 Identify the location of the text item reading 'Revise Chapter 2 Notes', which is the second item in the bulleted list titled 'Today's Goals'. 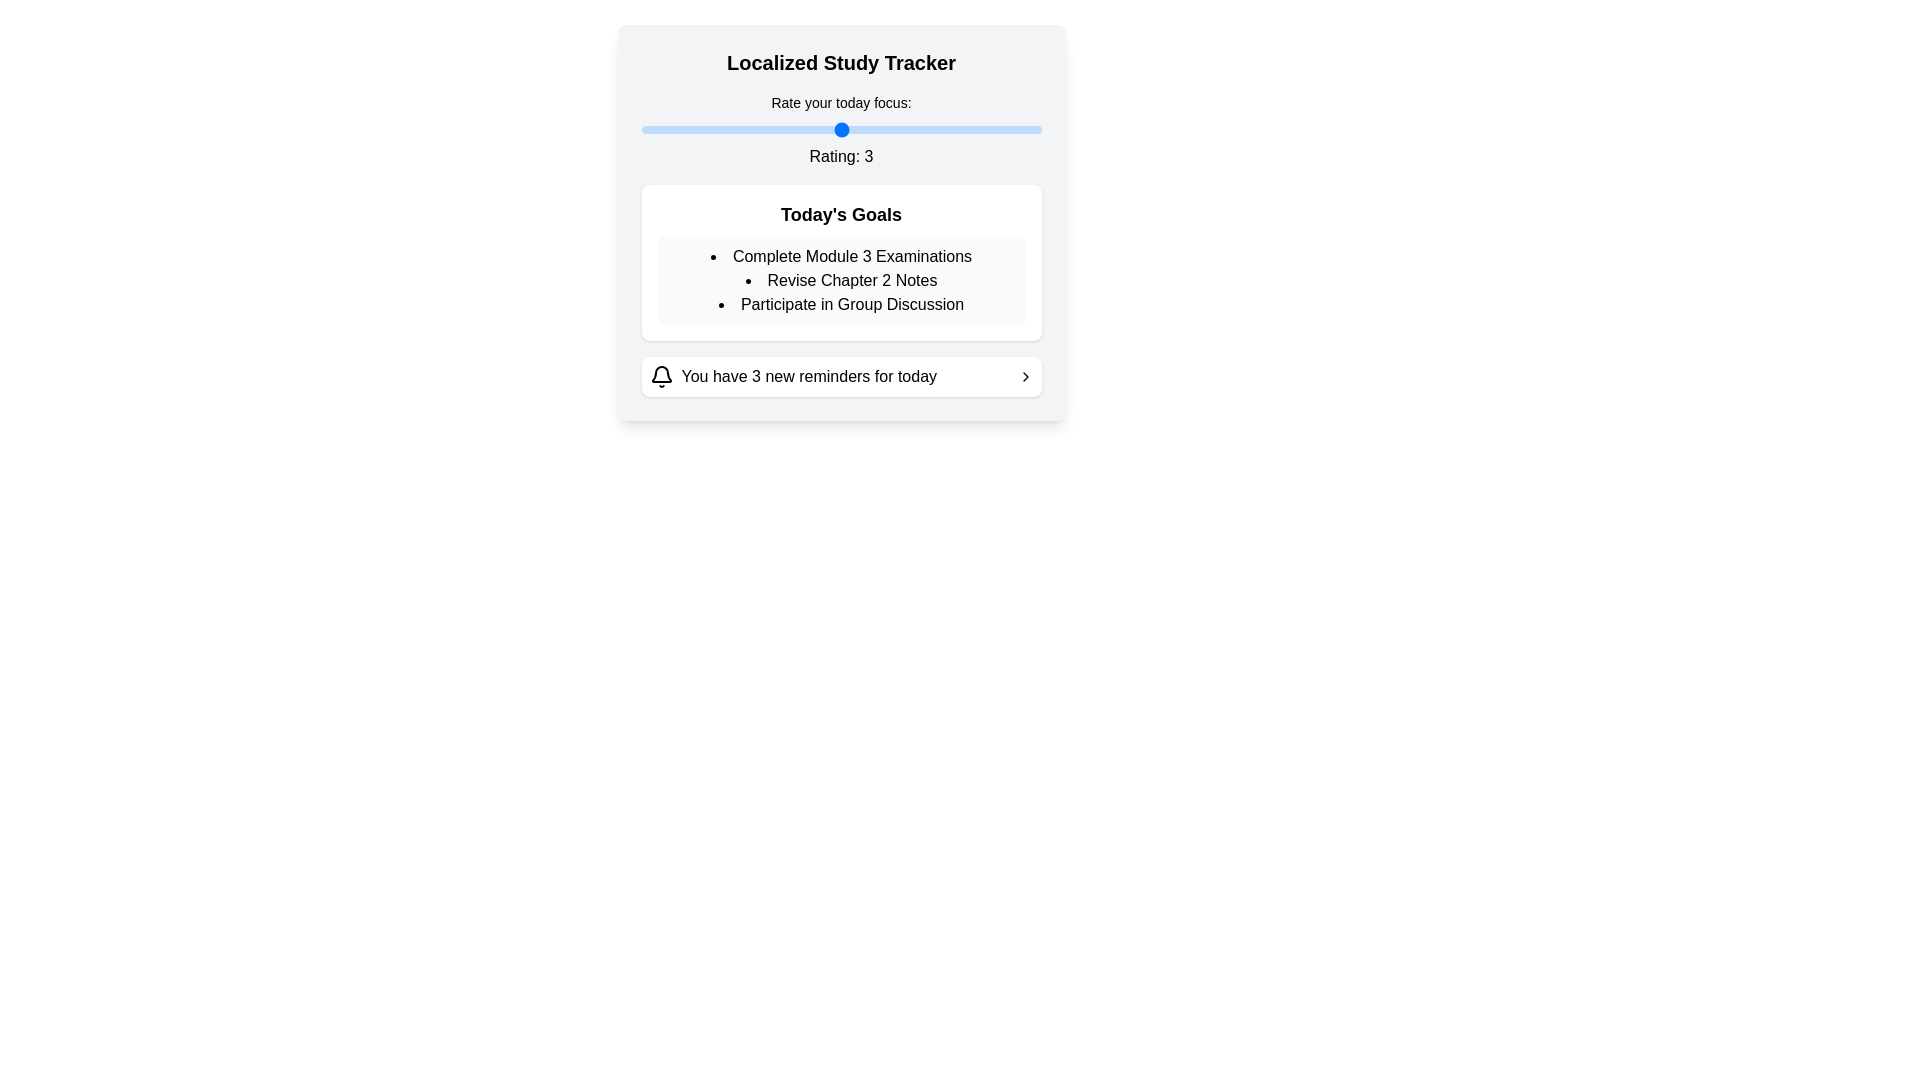
(841, 281).